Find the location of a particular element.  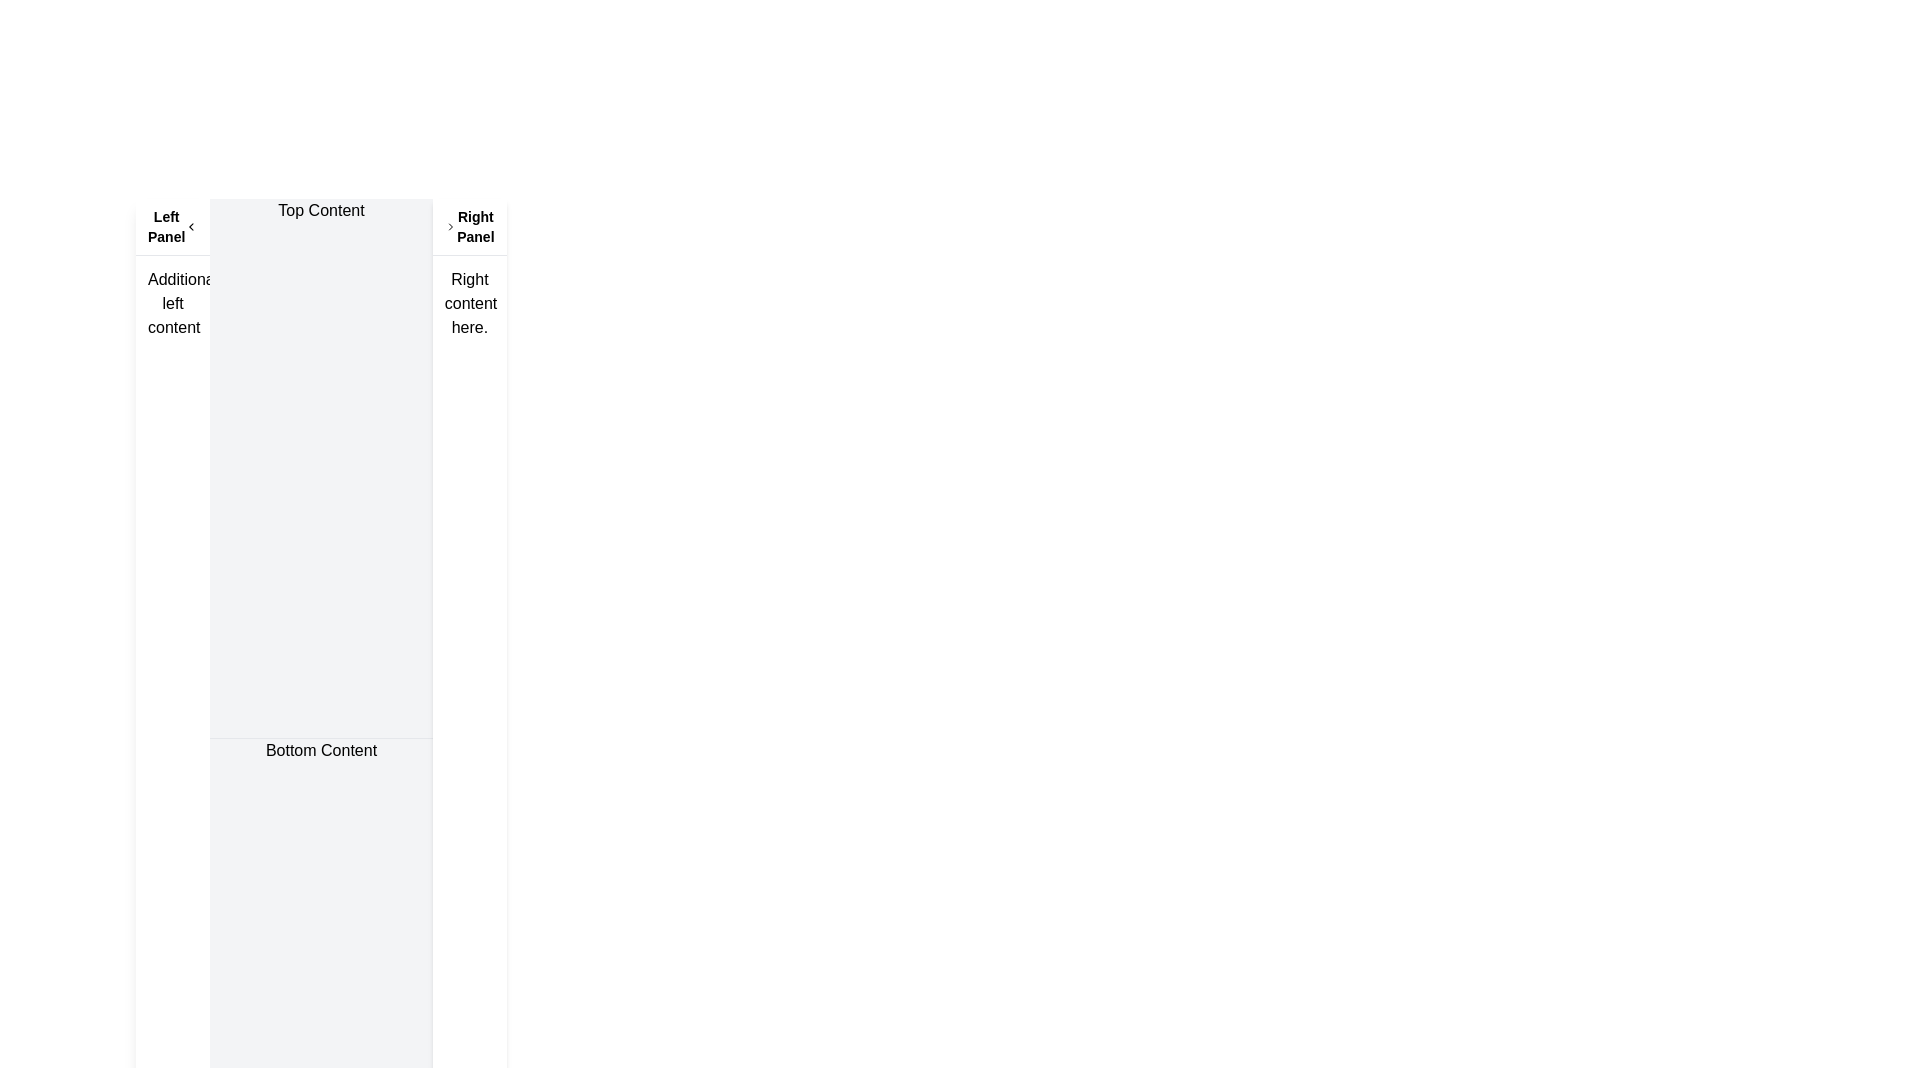

the Static Text element that serves as a label or header for the right panel, positioned to the right of an icon with a chevron symbol is located at coordinates (474, 226).